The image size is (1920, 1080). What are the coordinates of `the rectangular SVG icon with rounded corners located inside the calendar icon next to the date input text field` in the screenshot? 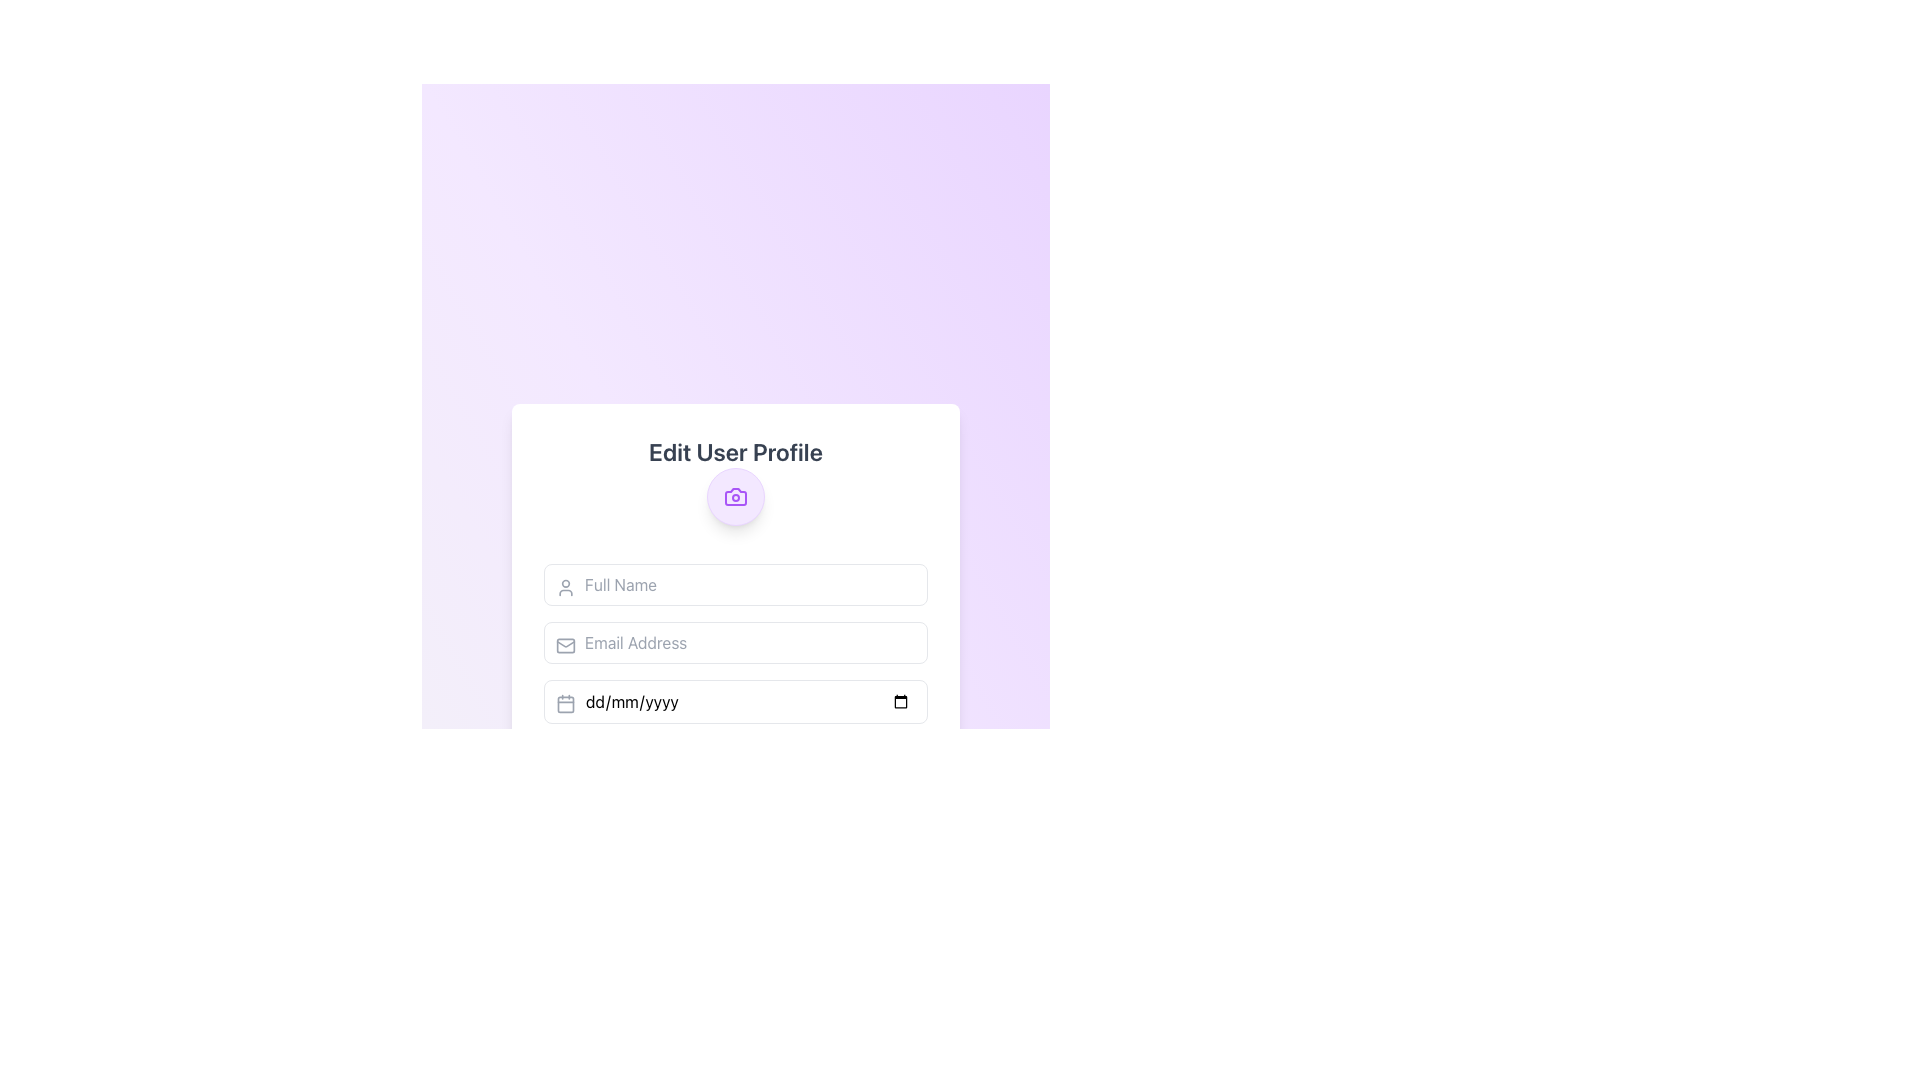 It's located at (565, 703).